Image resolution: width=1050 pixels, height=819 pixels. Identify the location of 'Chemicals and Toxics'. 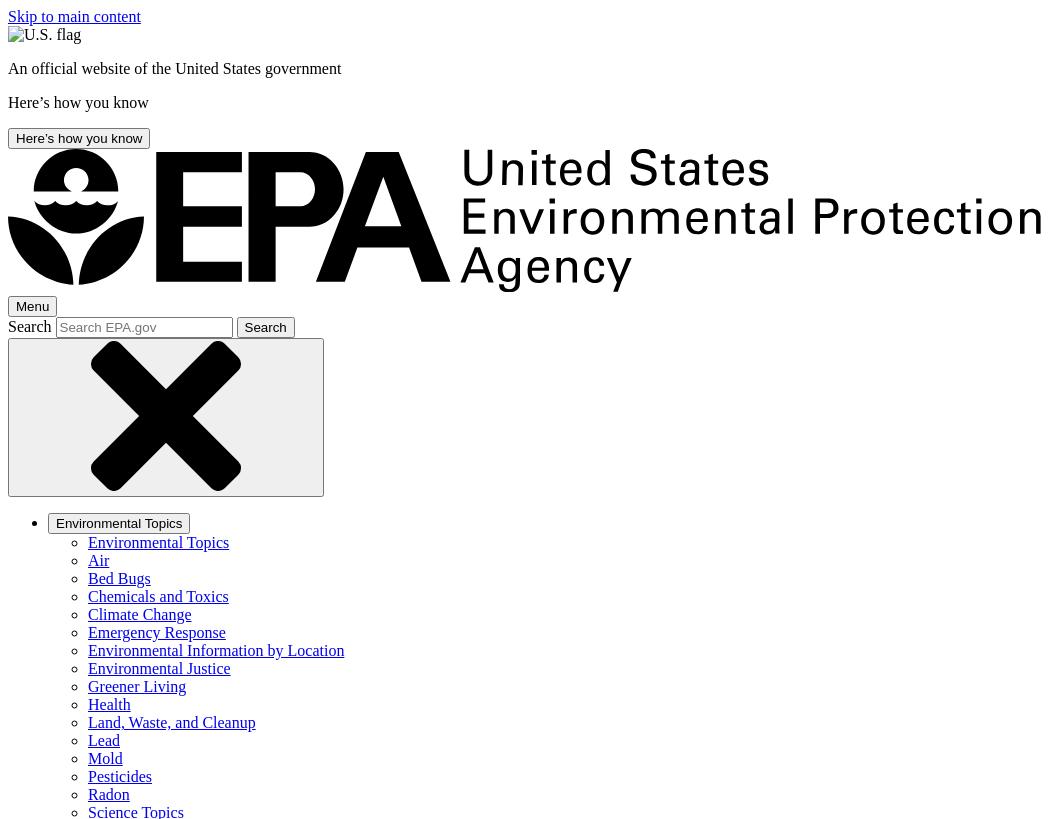
(87, 595).